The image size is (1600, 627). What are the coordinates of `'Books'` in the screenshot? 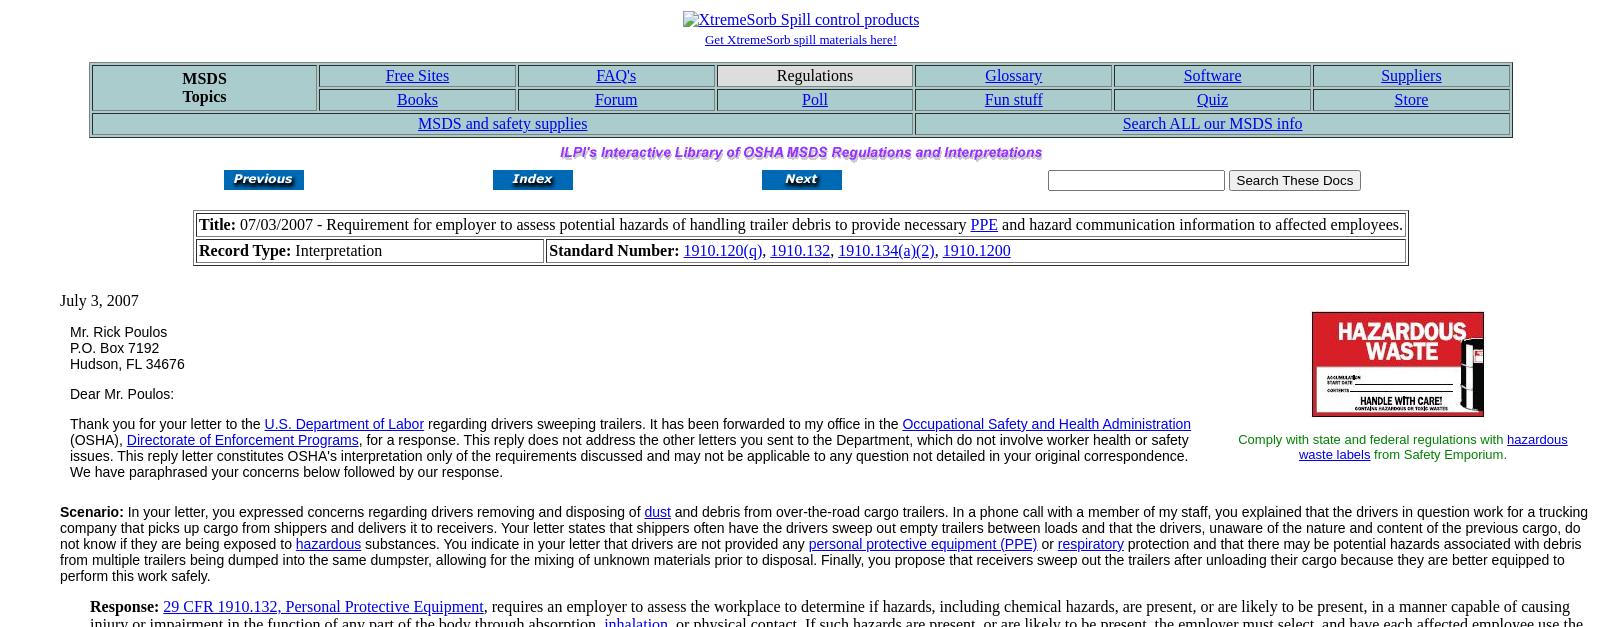 It's located at (396, 99).